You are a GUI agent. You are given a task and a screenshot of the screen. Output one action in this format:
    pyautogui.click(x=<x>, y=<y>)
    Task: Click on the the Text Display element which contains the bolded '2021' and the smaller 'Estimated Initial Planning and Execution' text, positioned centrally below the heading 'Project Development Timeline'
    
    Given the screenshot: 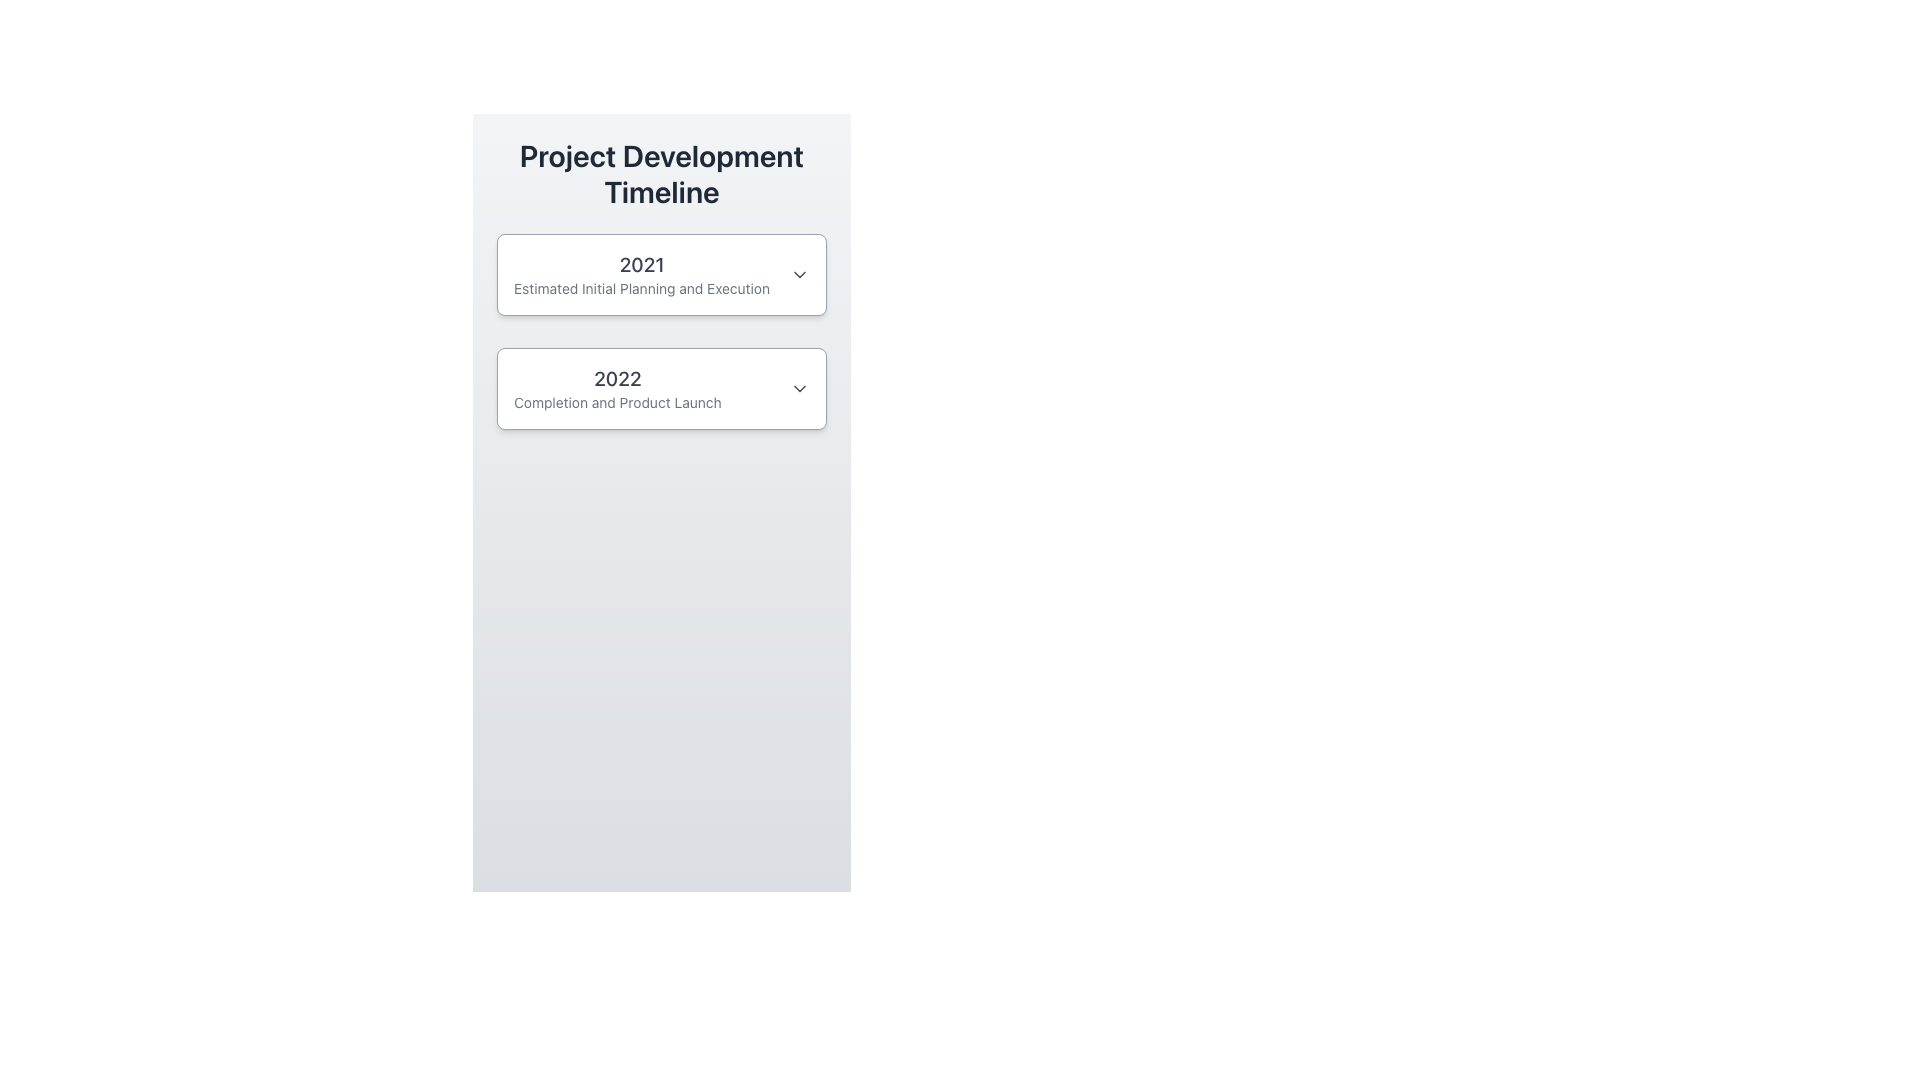 What is the action you would take?
    pyautogui.click(x=642, y=274)
    